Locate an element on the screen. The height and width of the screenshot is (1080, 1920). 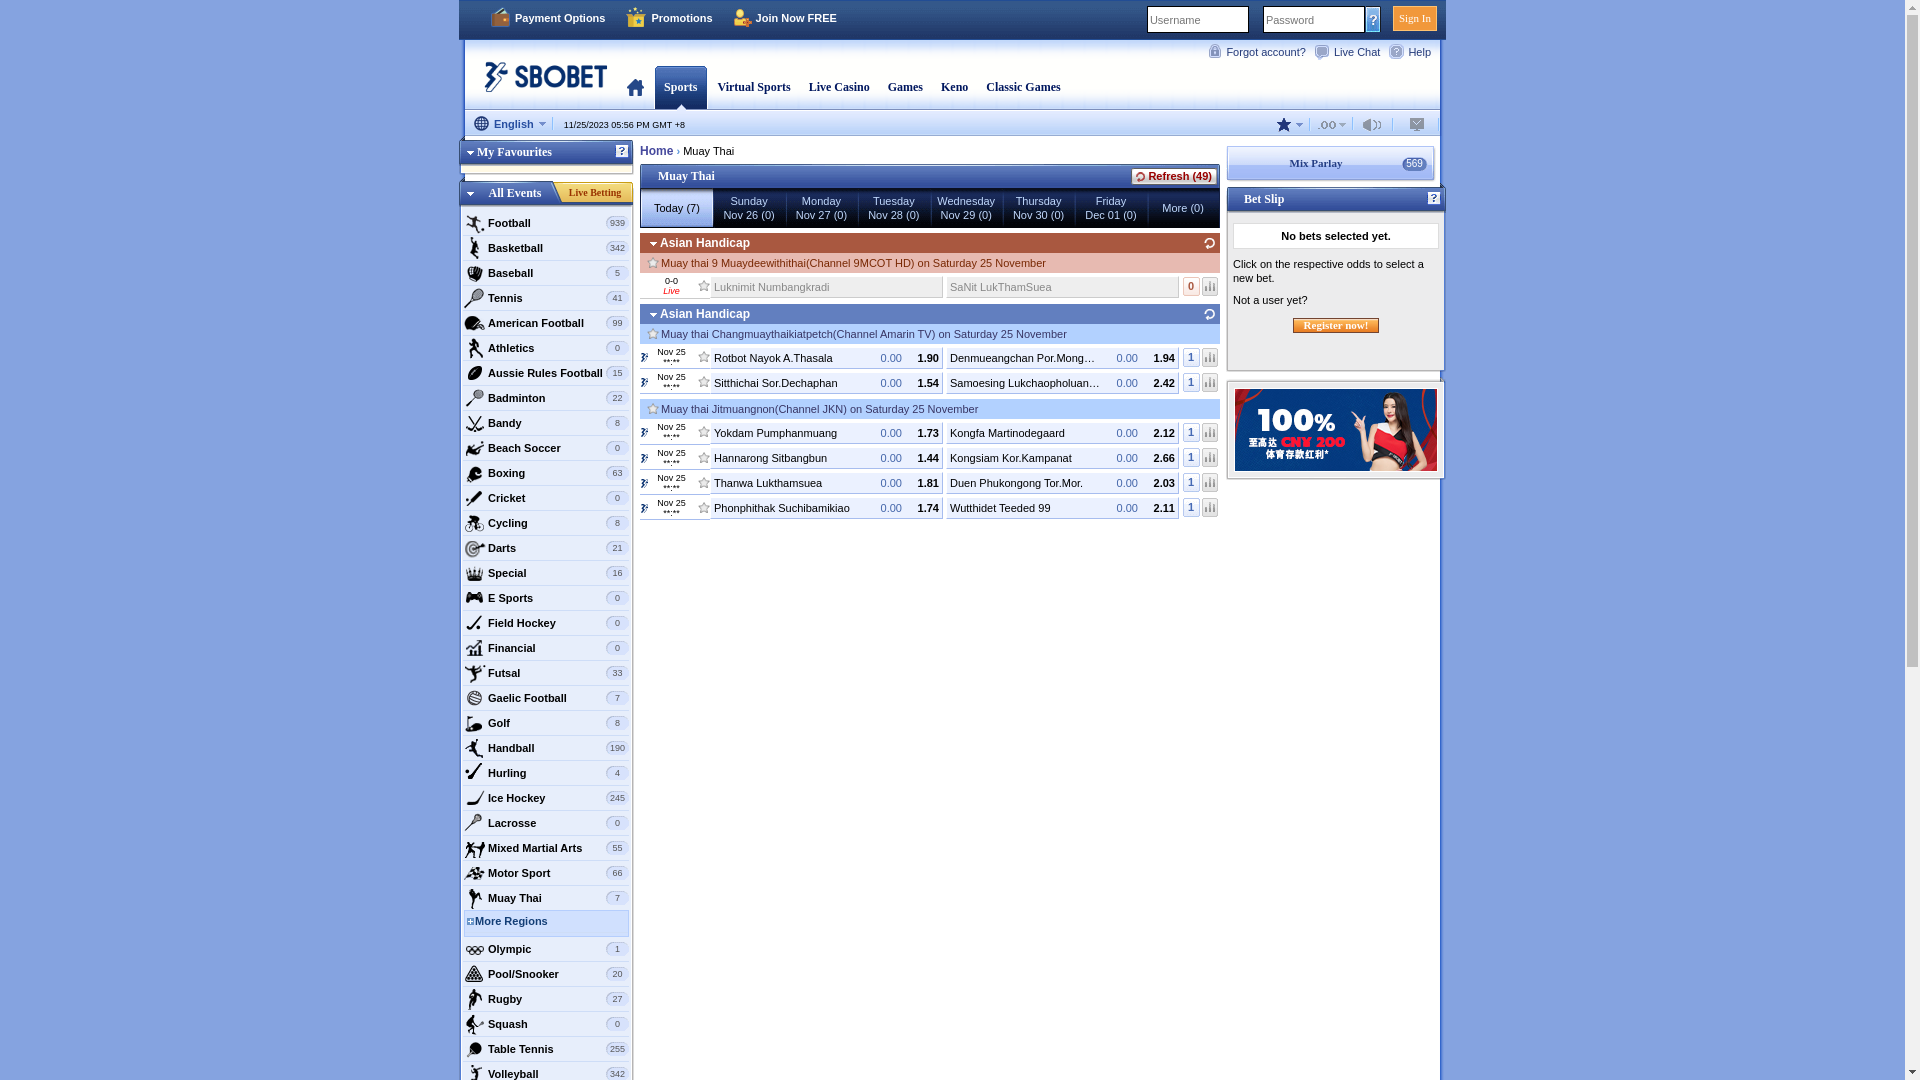
'Friday is located at coordinates (1074, 208).